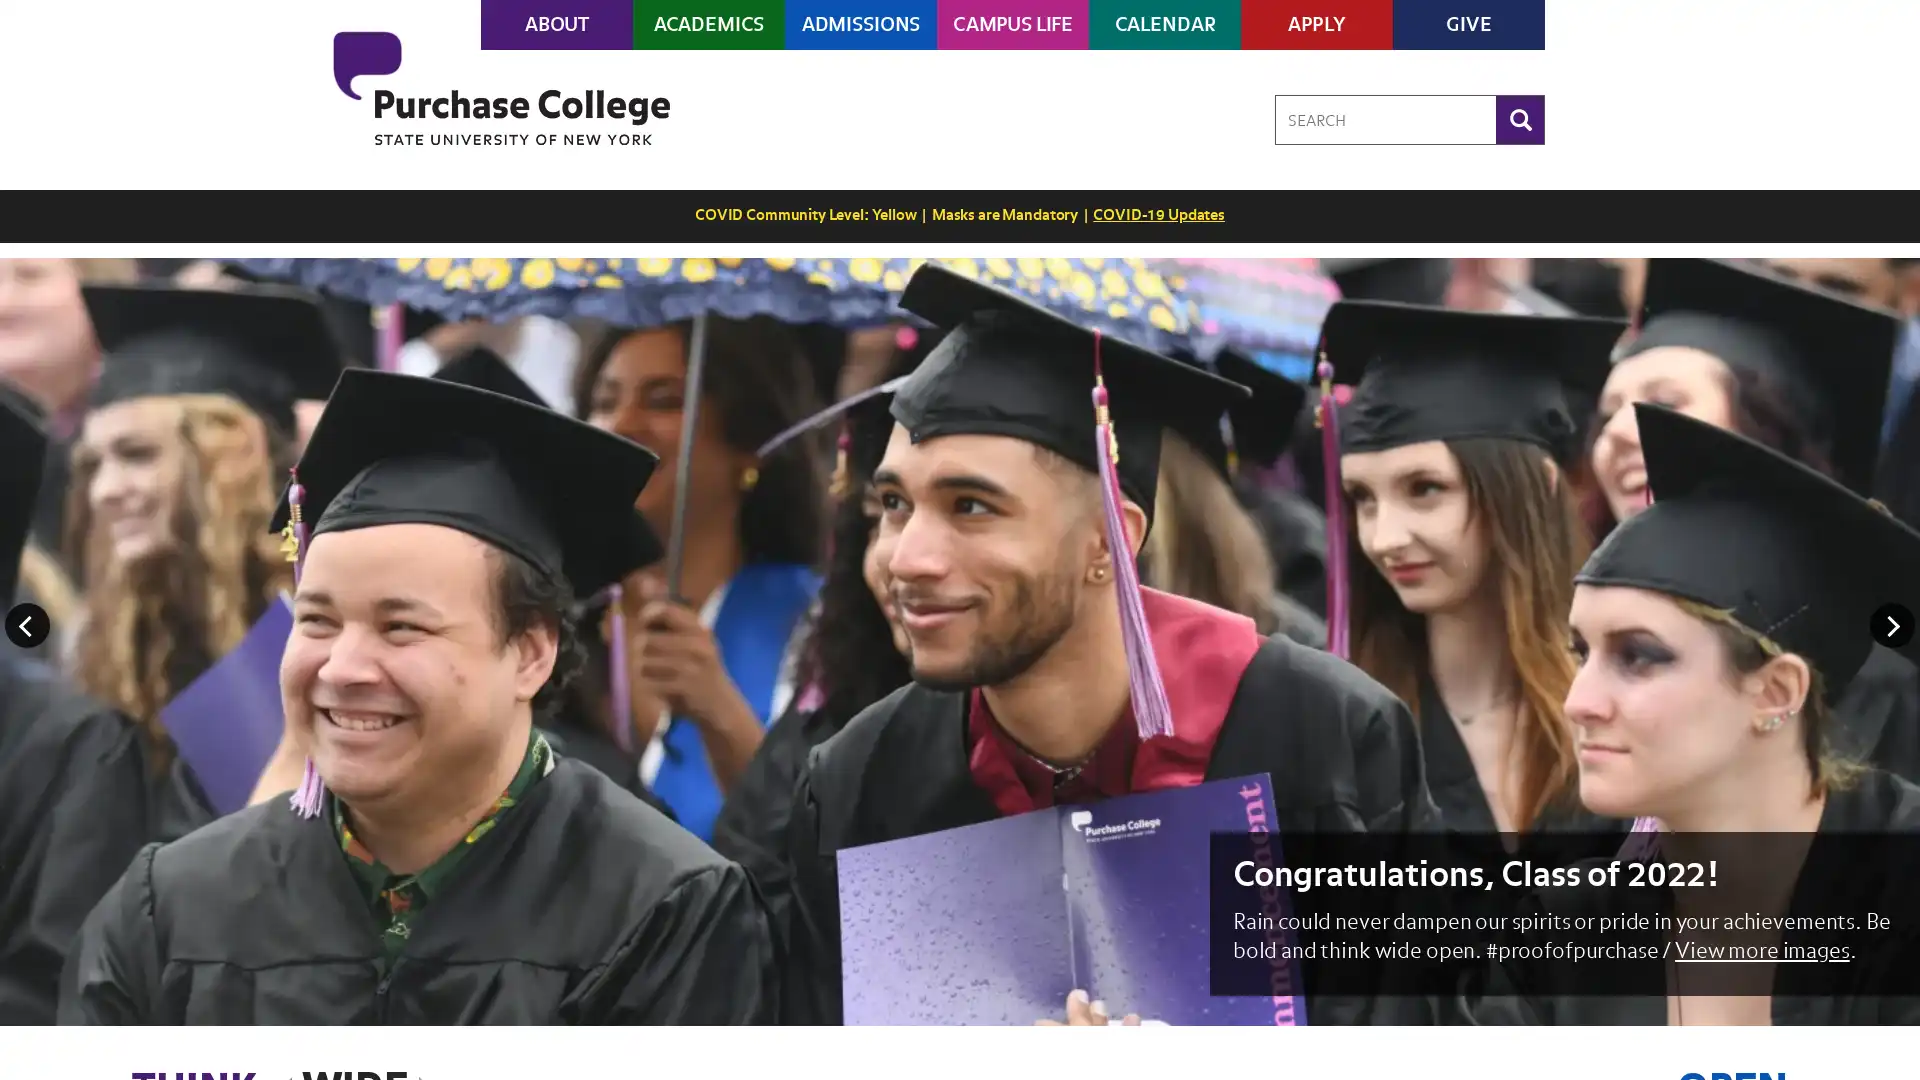  Describe the element at coordinates (1891, 624) in the screenshot. I see `Next Image` at that location.